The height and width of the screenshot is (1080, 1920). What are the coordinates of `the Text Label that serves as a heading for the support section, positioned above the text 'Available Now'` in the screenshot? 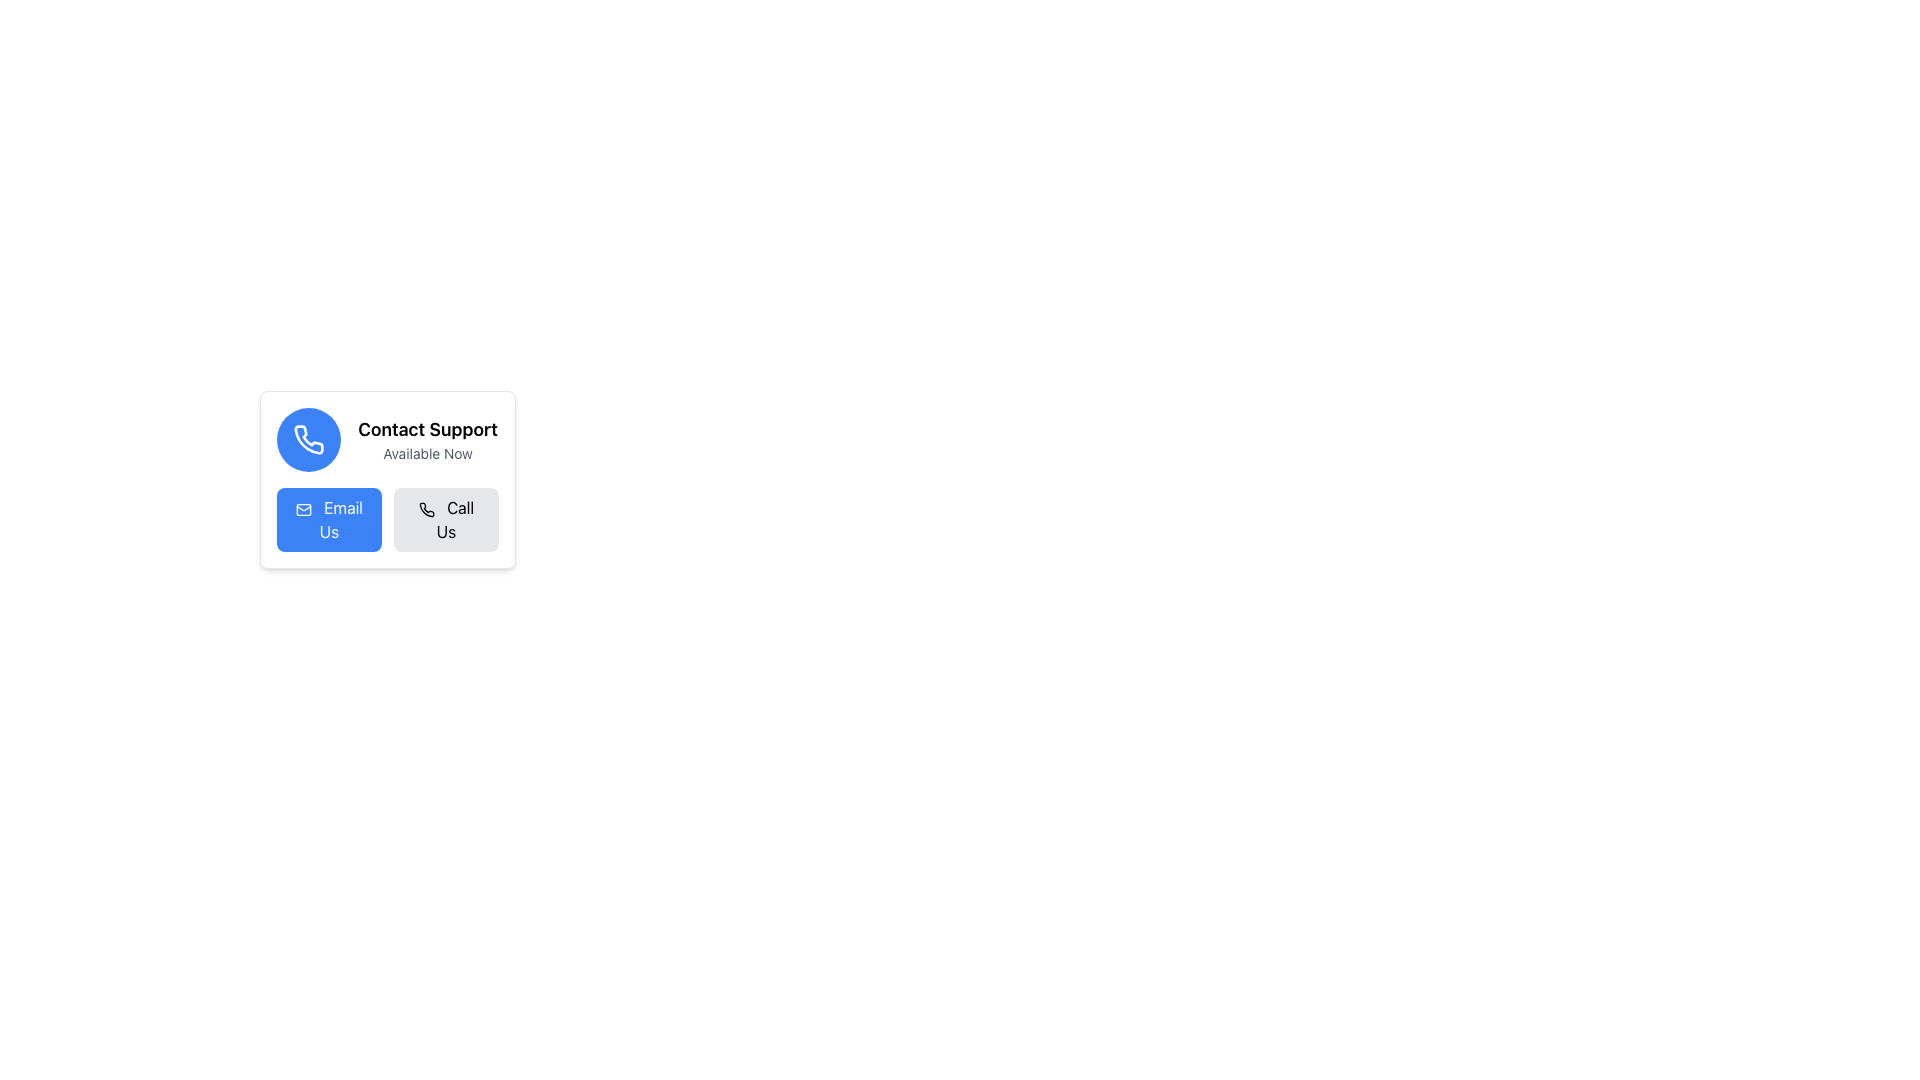 It's located at (426, 428).